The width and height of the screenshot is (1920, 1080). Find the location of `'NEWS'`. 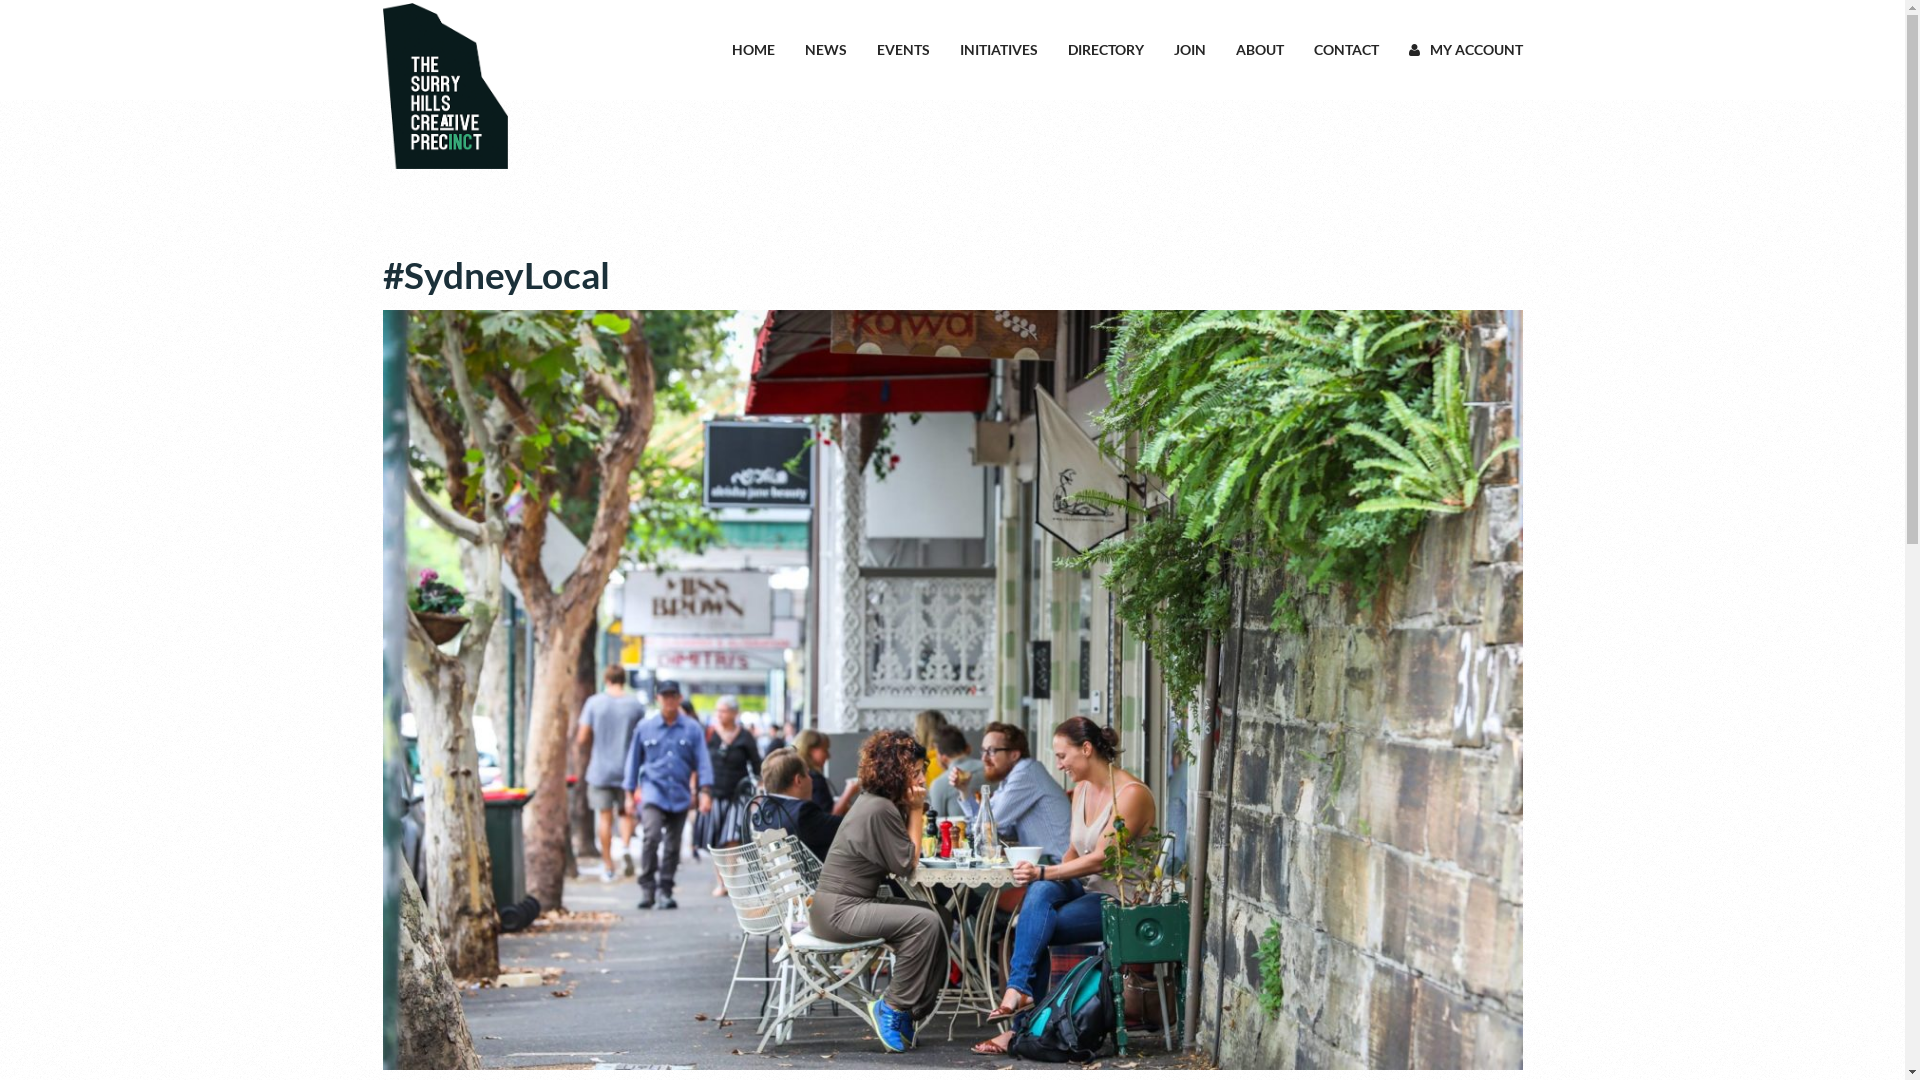

'NEWS' is located at coordinates (825, 49).